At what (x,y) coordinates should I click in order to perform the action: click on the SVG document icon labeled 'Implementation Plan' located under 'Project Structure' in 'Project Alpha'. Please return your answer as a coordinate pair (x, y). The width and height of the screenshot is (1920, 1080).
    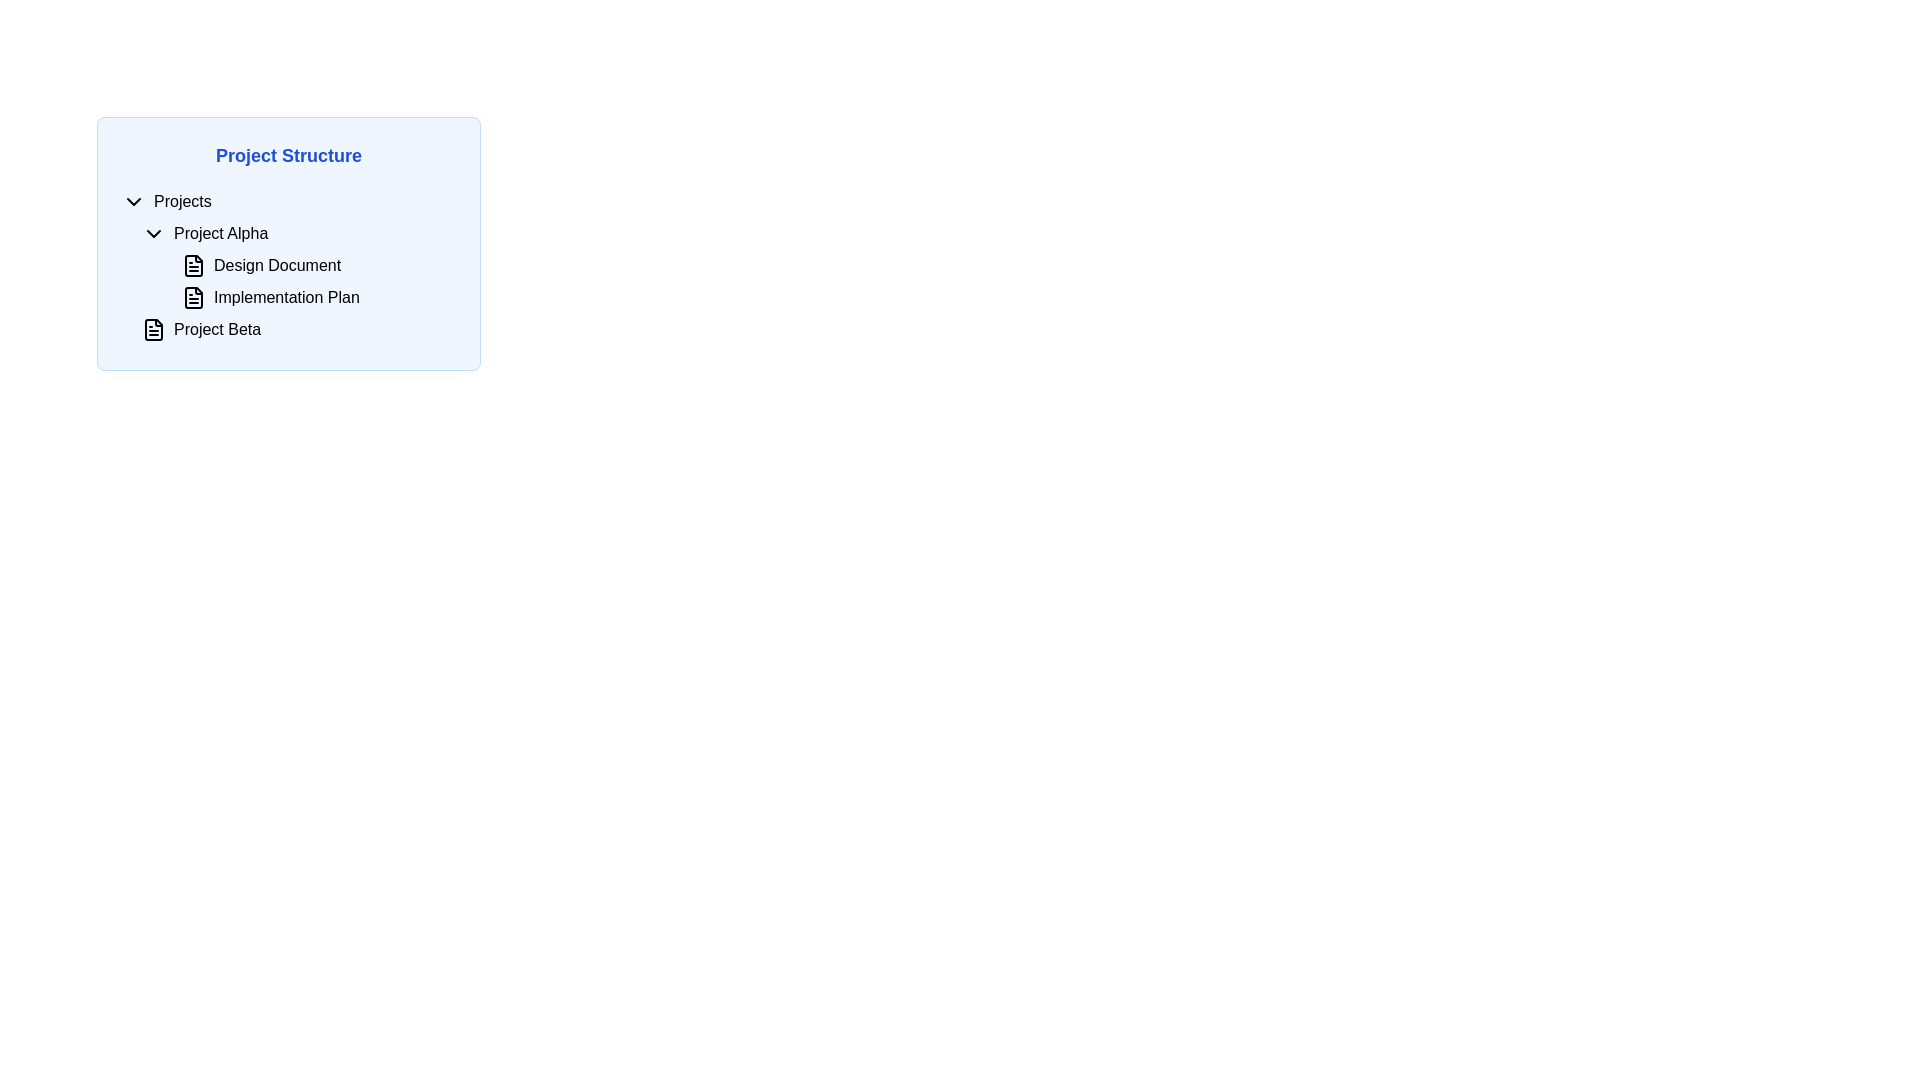
    Looking at the image, I should click on (193, 297).